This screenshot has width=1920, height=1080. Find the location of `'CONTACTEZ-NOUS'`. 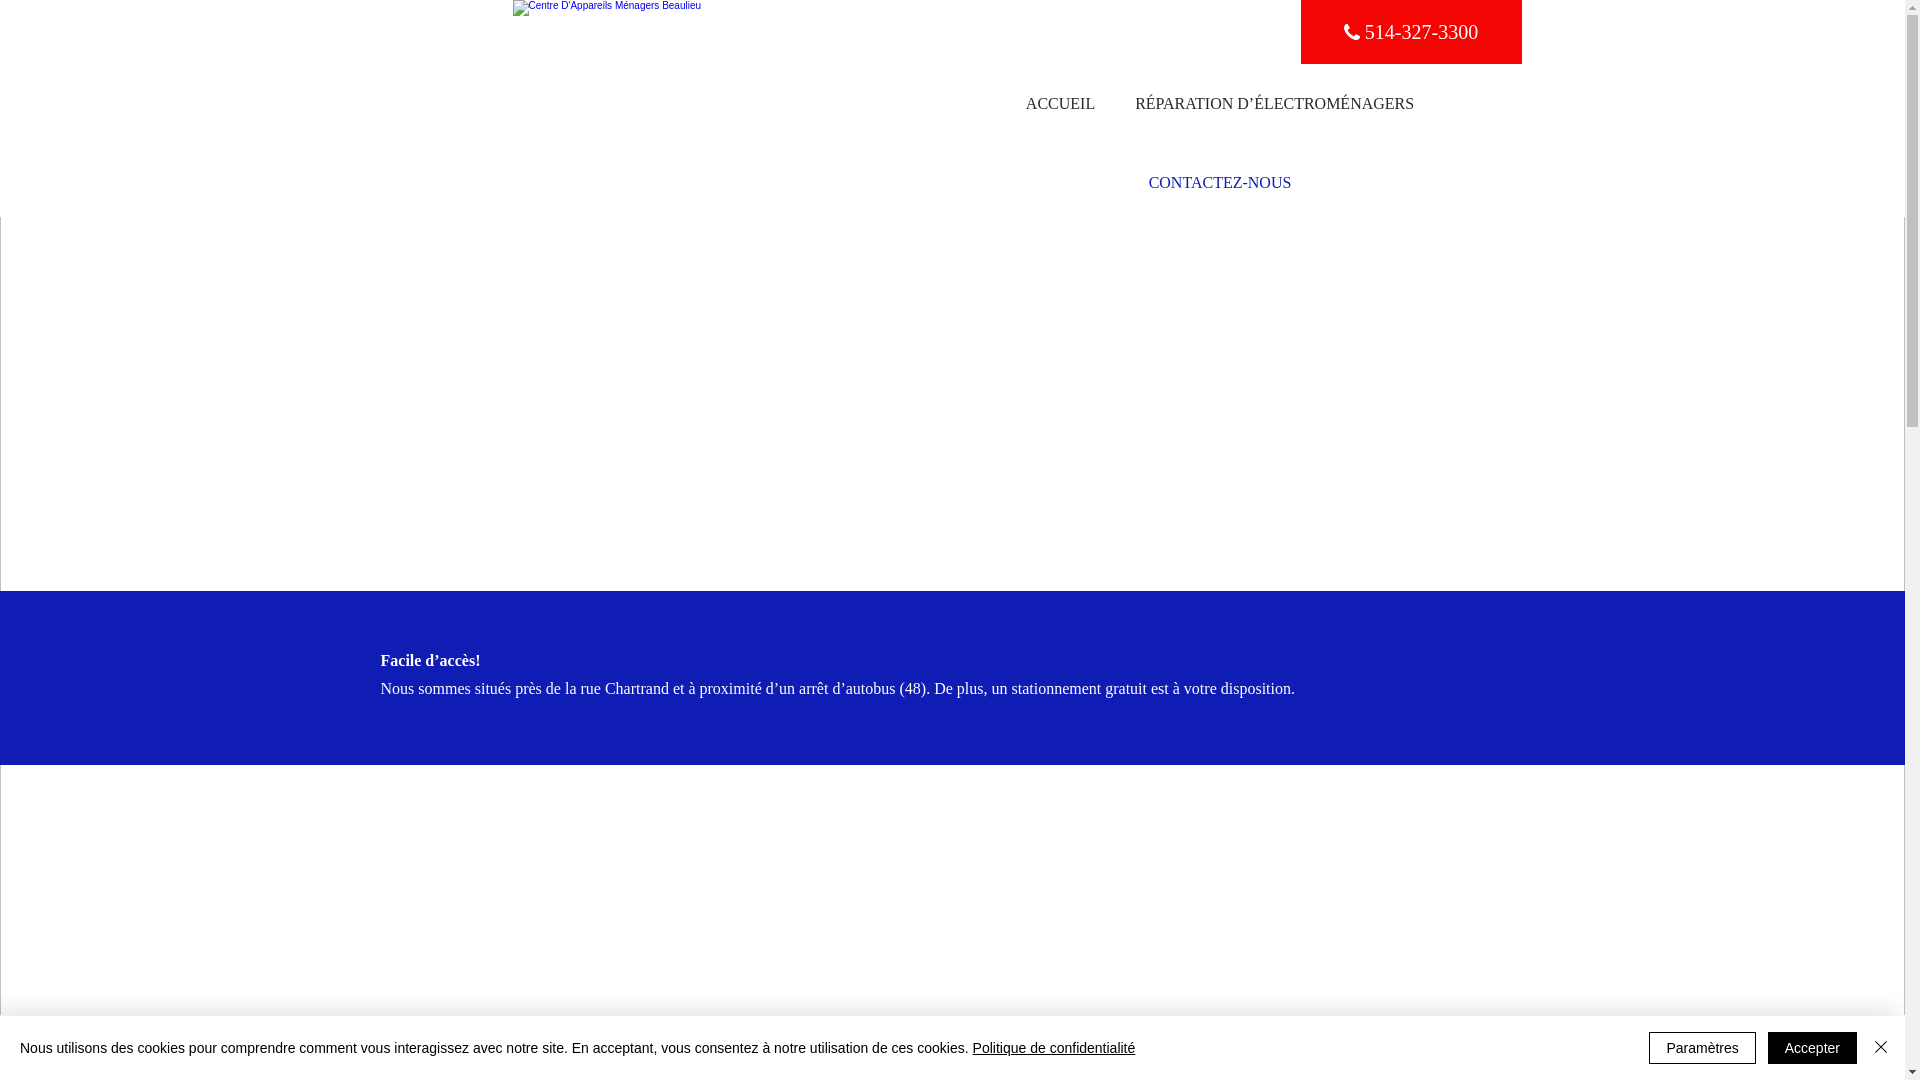

'CONTACTEZ-NOUS' is located at coordinates (1219, 182).